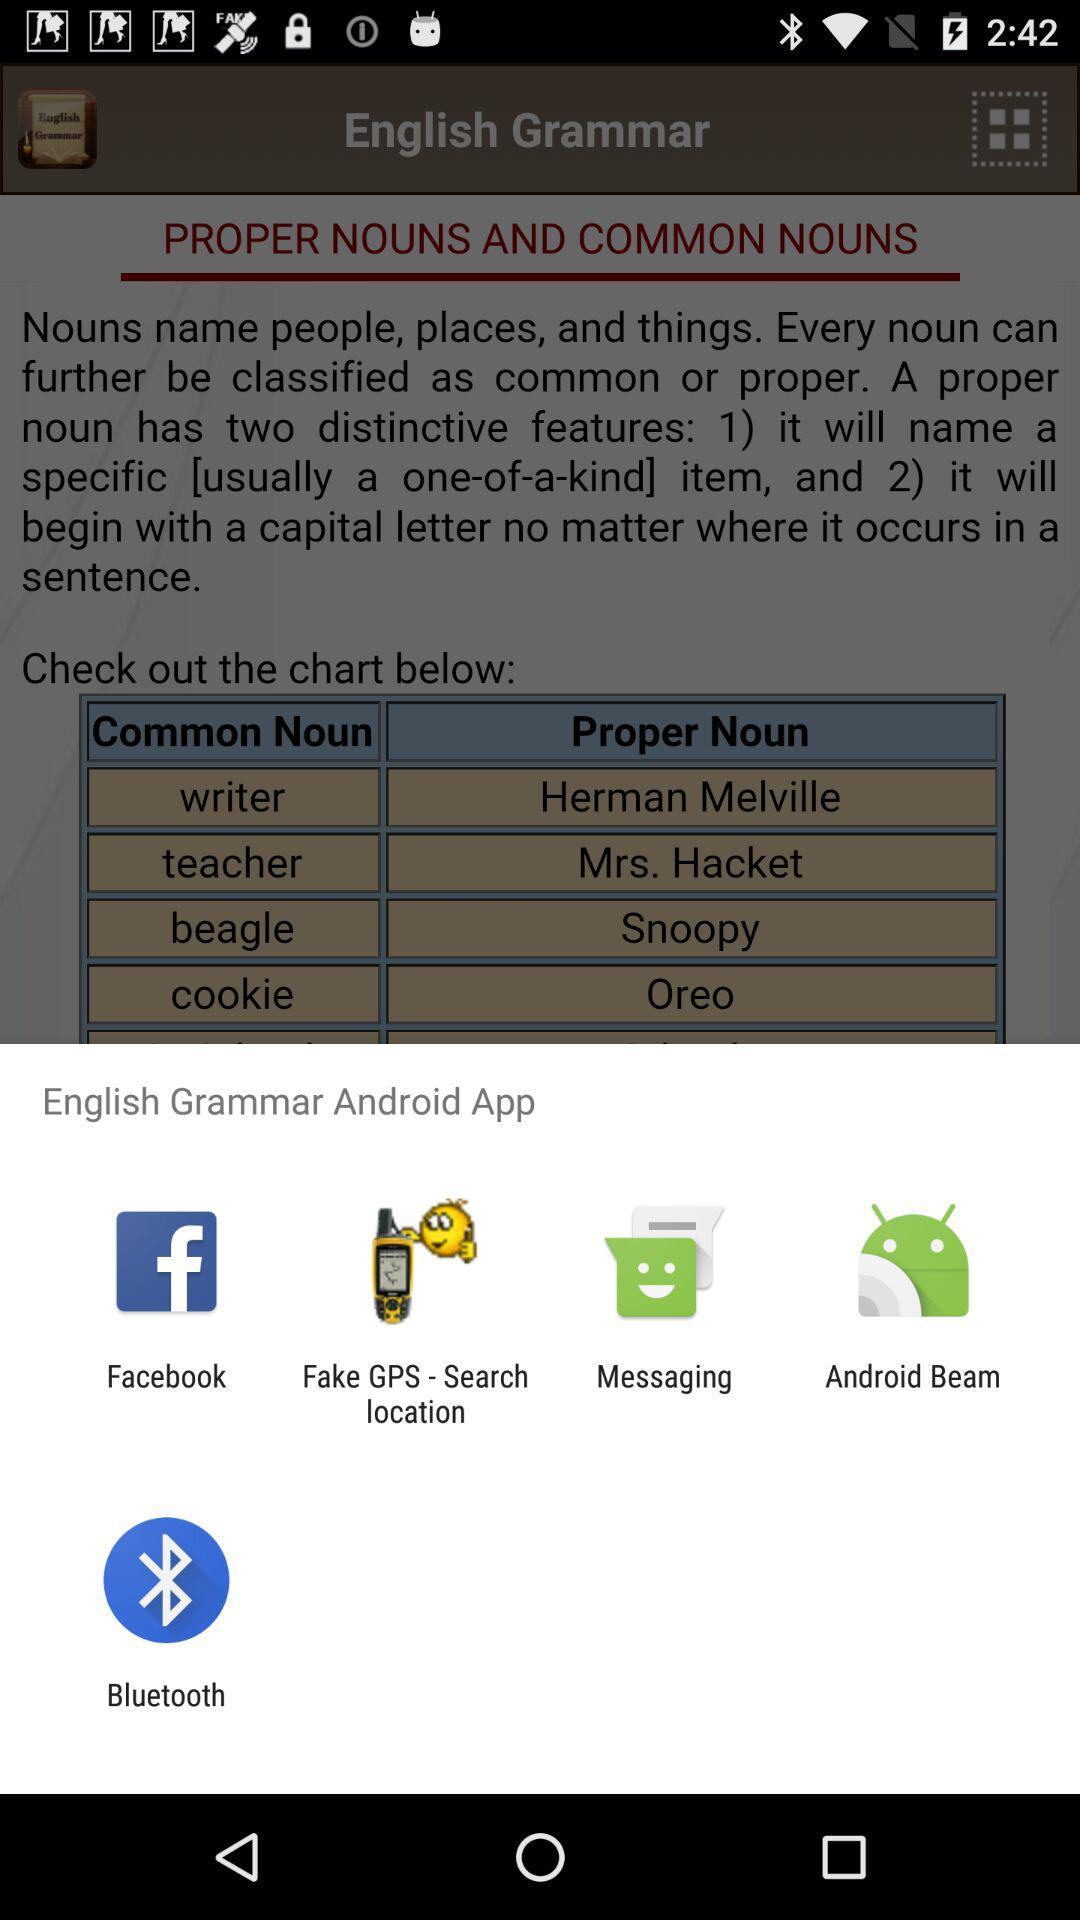 The width and height of the screenshot is (1080, 1920). What do you see at coordinates (165, 1392) in the screenshot?
I see `facebook` at bounding box center [165, 1392].